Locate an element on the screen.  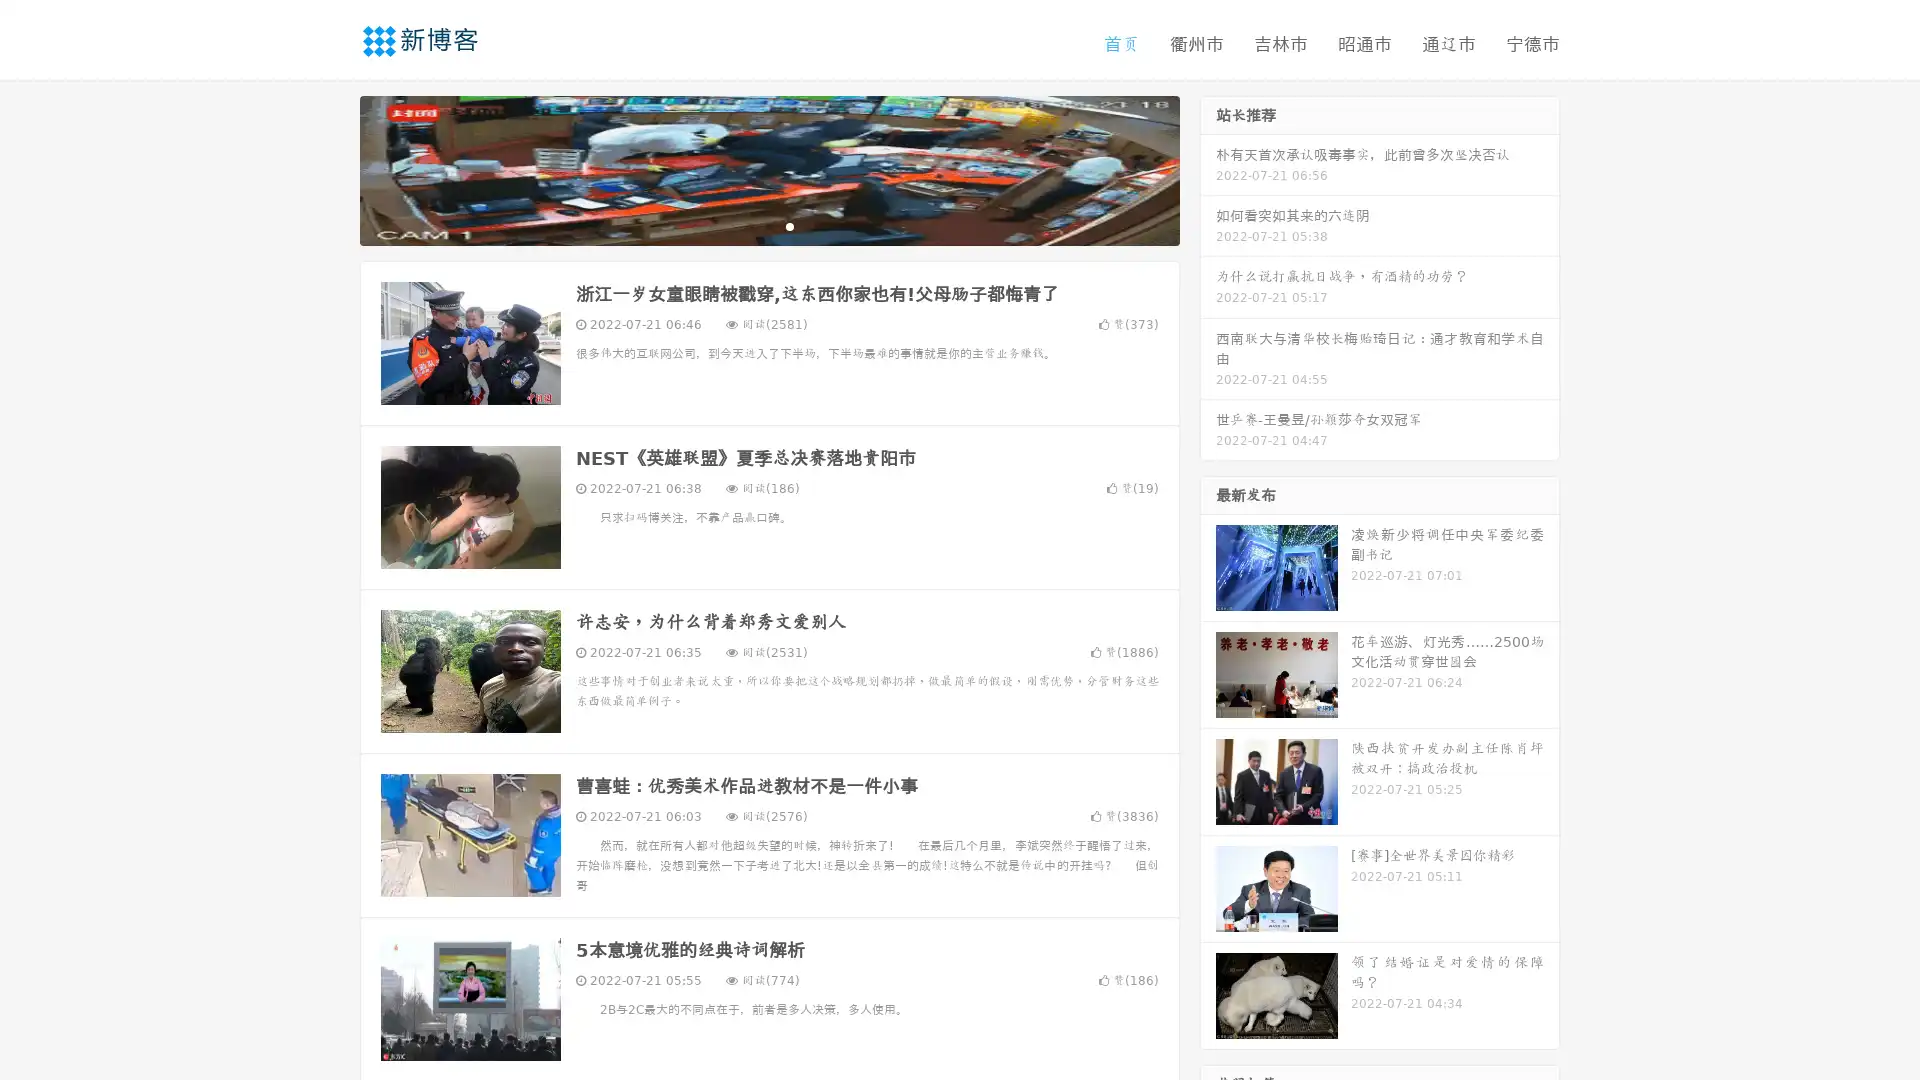
Previous slide is located at coordinates (330, 168).